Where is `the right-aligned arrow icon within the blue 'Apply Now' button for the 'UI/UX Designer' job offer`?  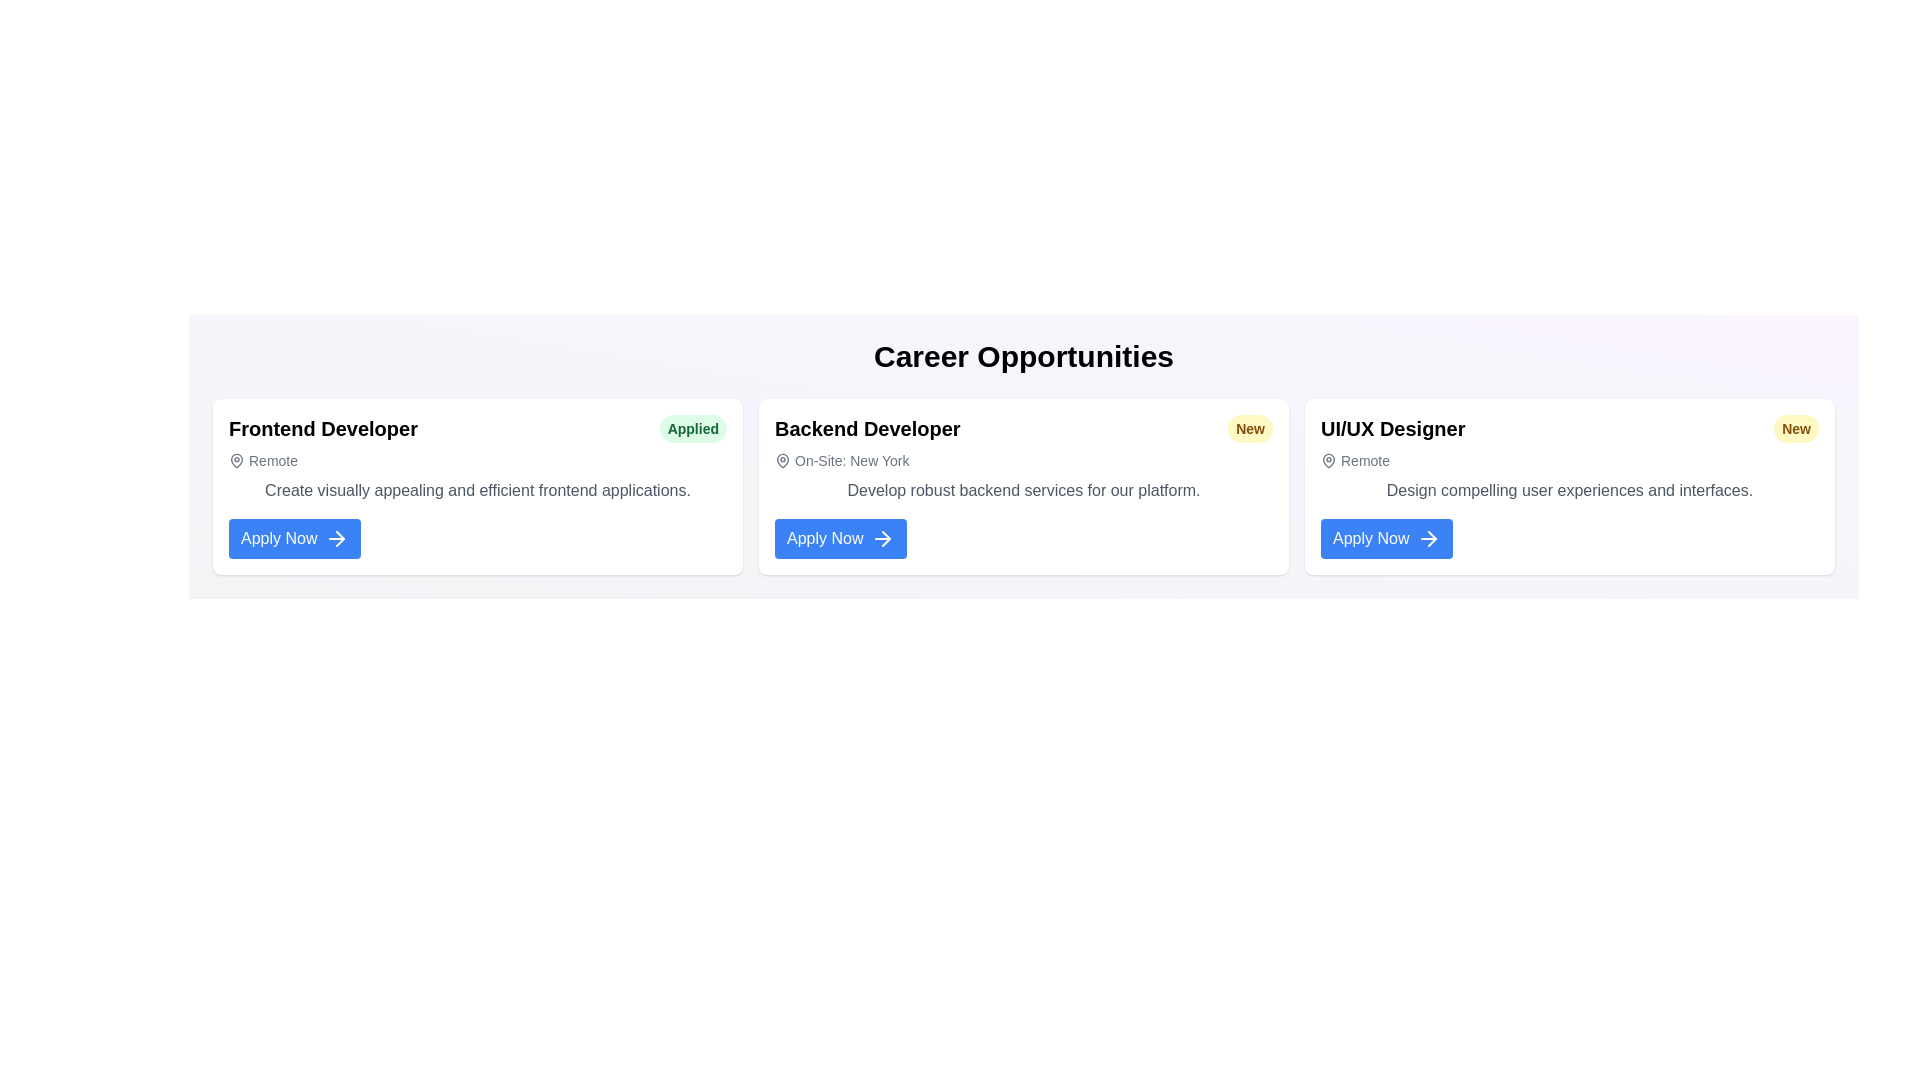 the right-aligned arrow icon within the blue 'Apply Now' button for the 'UI/UX Designer' job offer is located at coordinates (1431, 538).